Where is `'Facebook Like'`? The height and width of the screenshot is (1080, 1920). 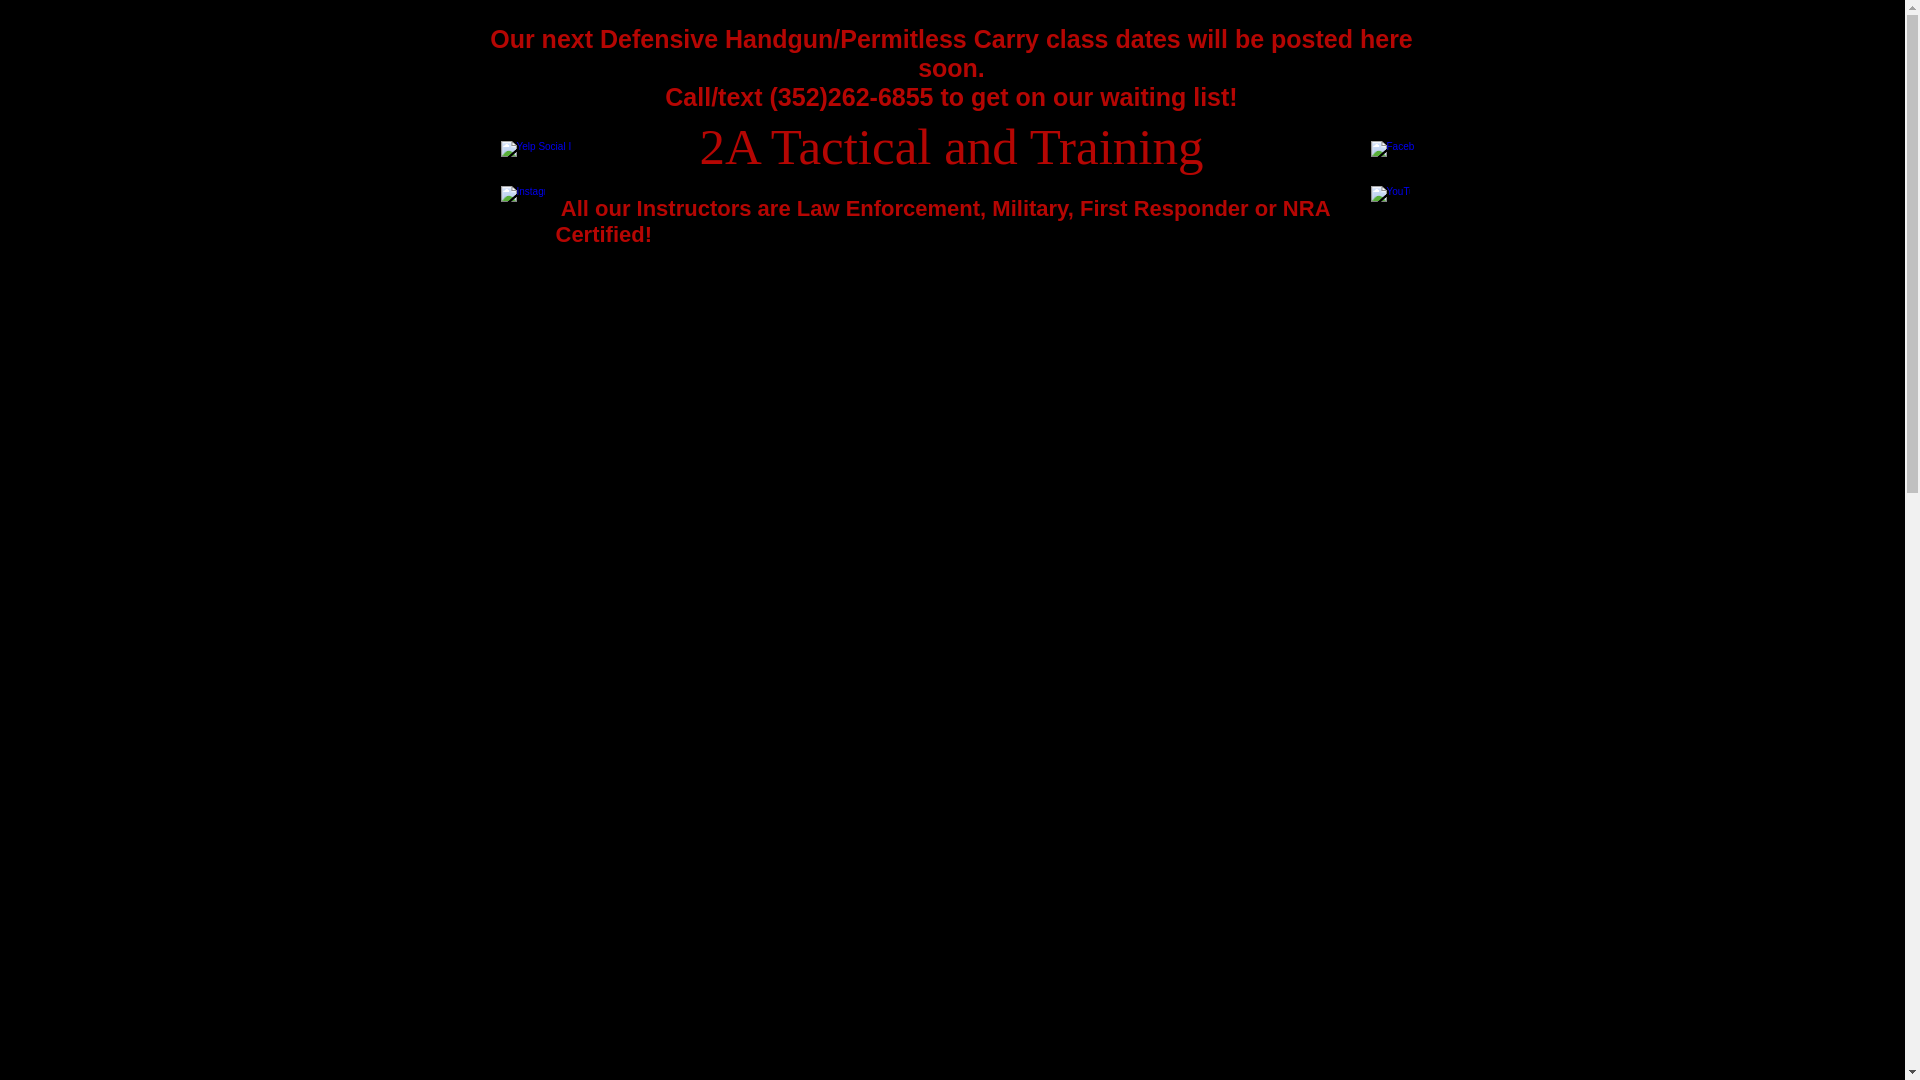
'Facebook Like' is located at coordinates (1348, 122).